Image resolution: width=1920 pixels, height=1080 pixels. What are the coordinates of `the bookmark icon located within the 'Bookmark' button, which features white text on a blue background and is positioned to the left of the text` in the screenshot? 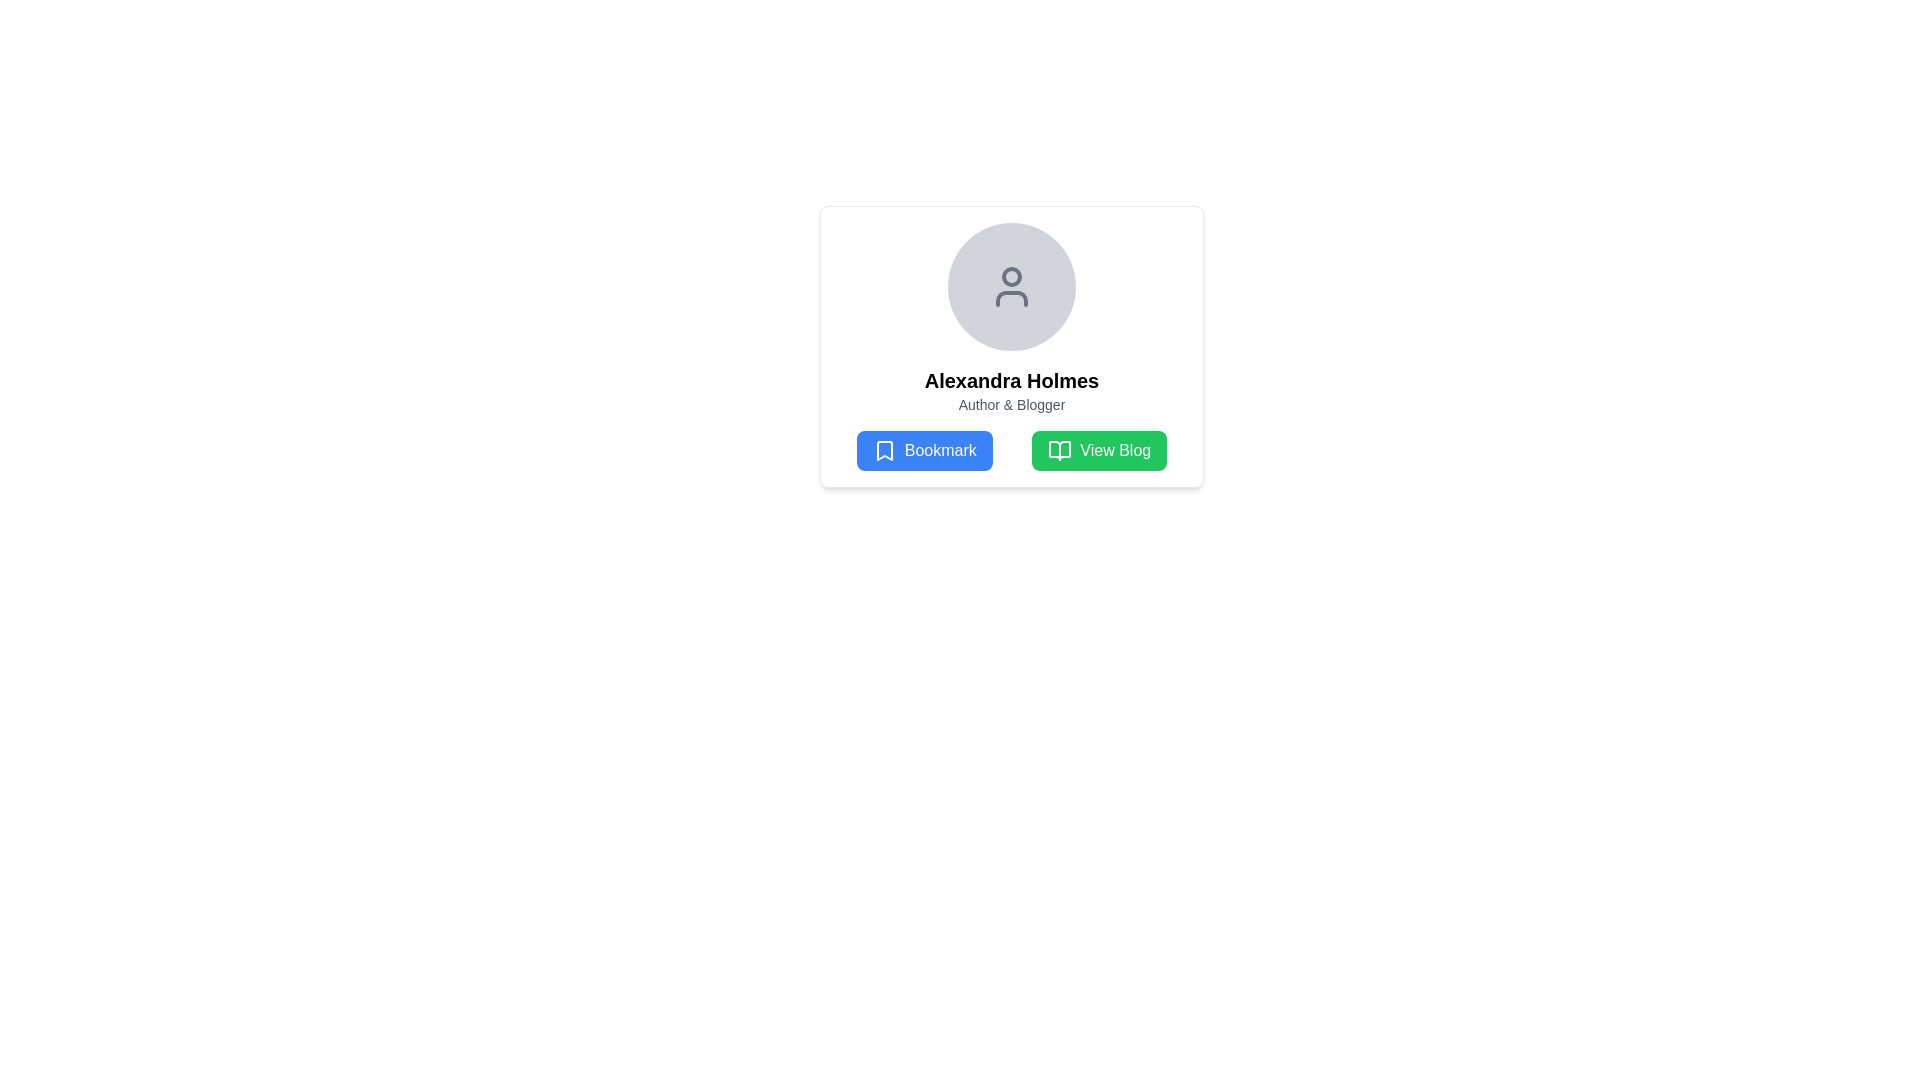 It's located at (883, 451).